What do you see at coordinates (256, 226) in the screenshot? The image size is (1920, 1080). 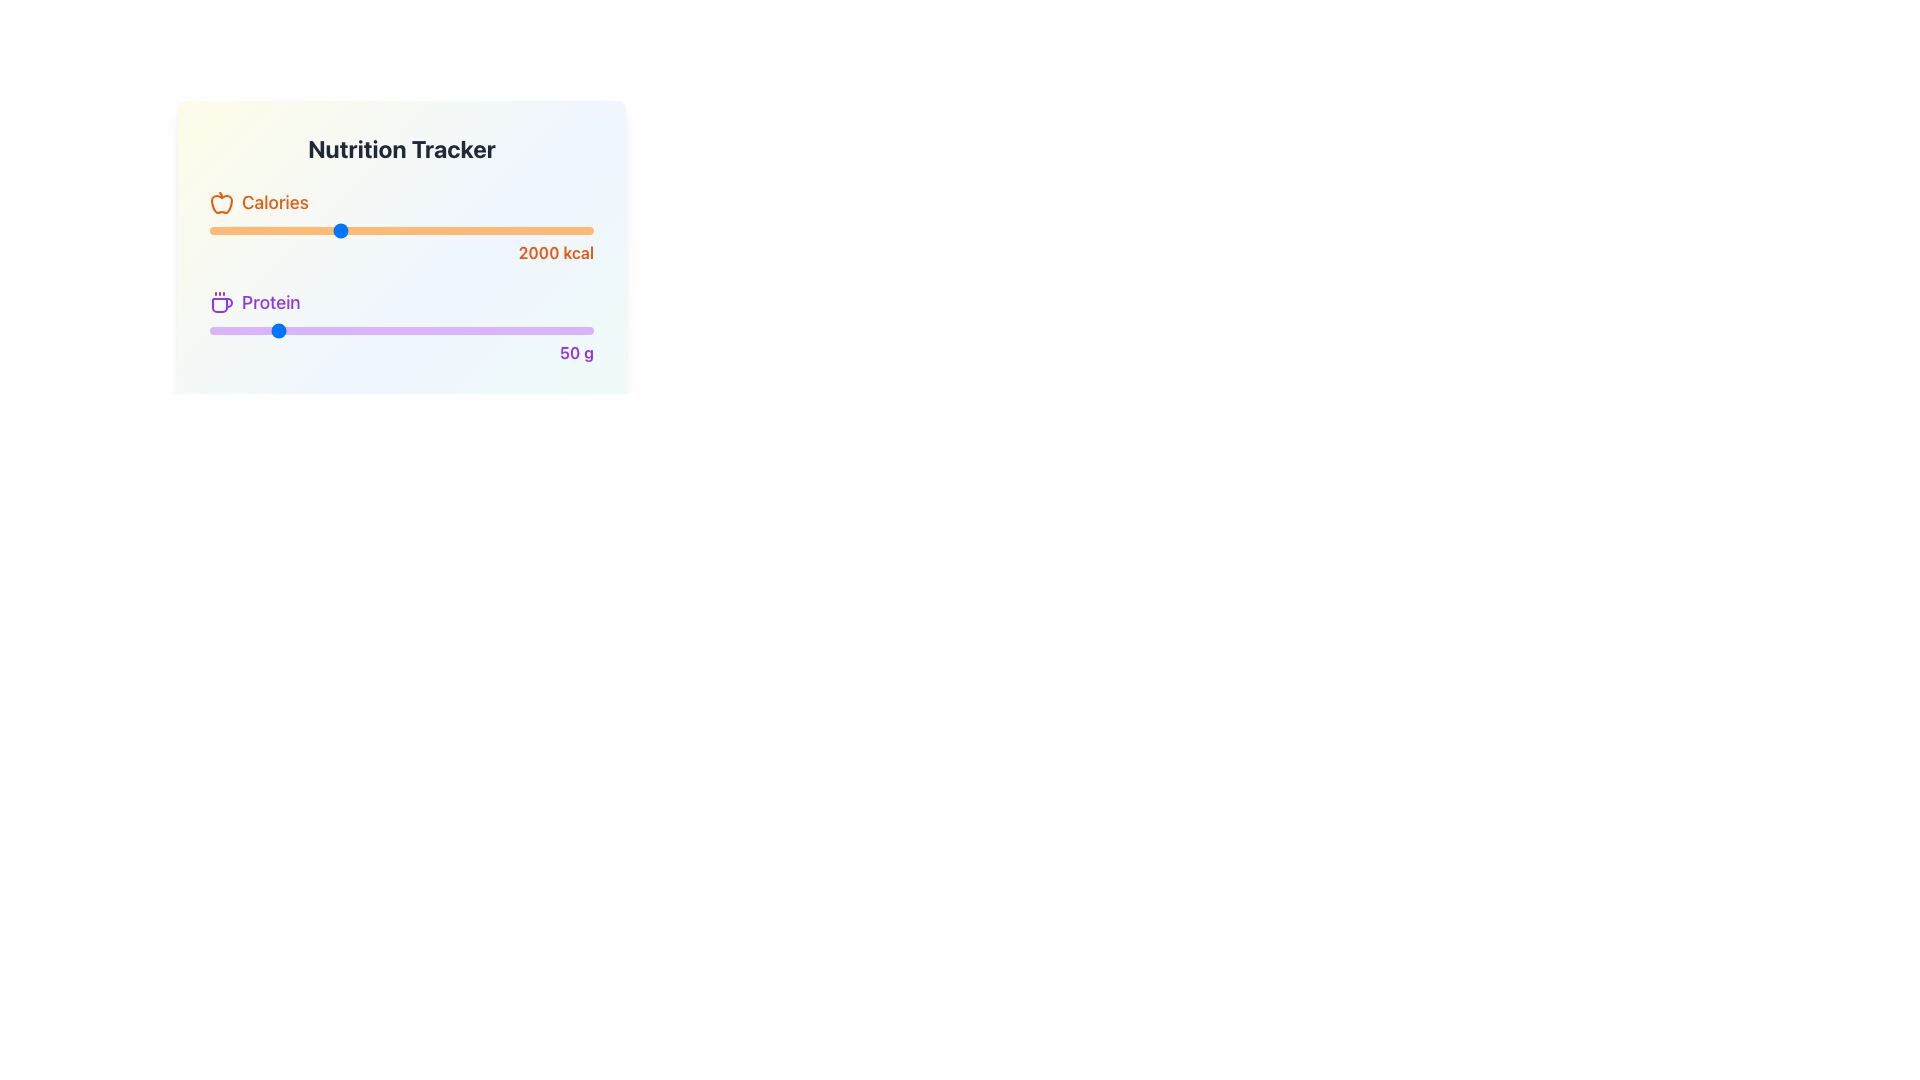 I see `calorie intake` at bounding box center [256, 226].